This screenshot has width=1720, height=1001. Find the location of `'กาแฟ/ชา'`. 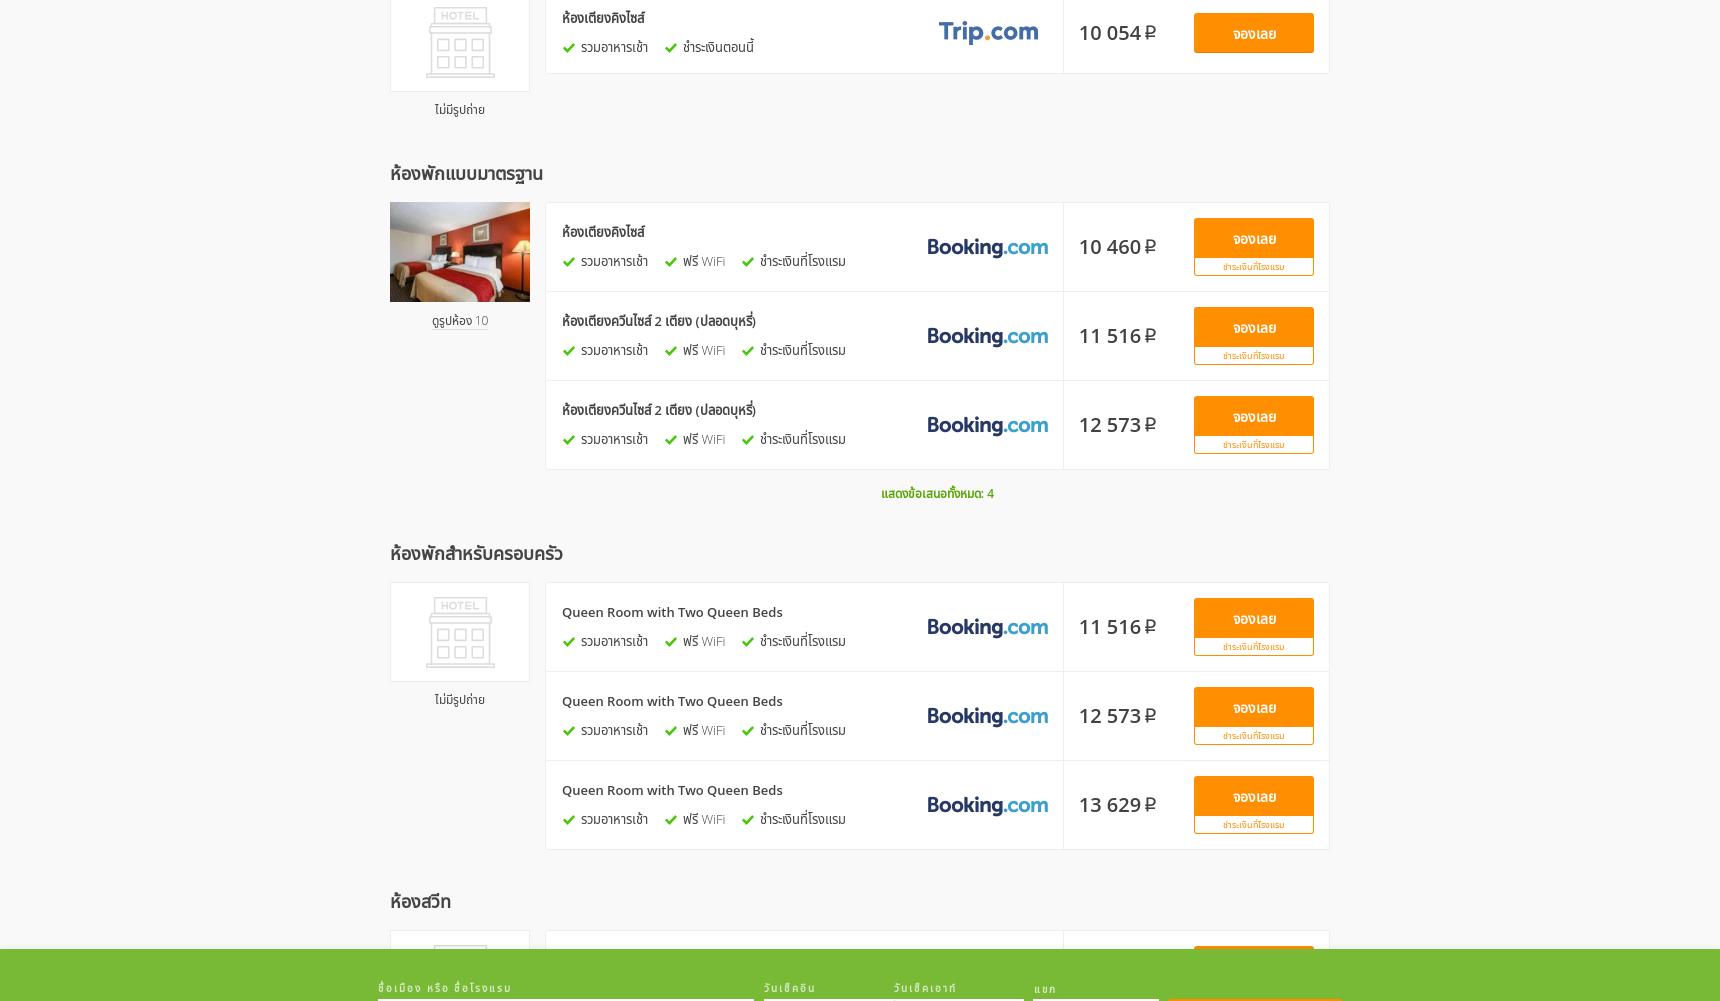

'กาแฟ/ชา' is located at coordinates (1018, 212).